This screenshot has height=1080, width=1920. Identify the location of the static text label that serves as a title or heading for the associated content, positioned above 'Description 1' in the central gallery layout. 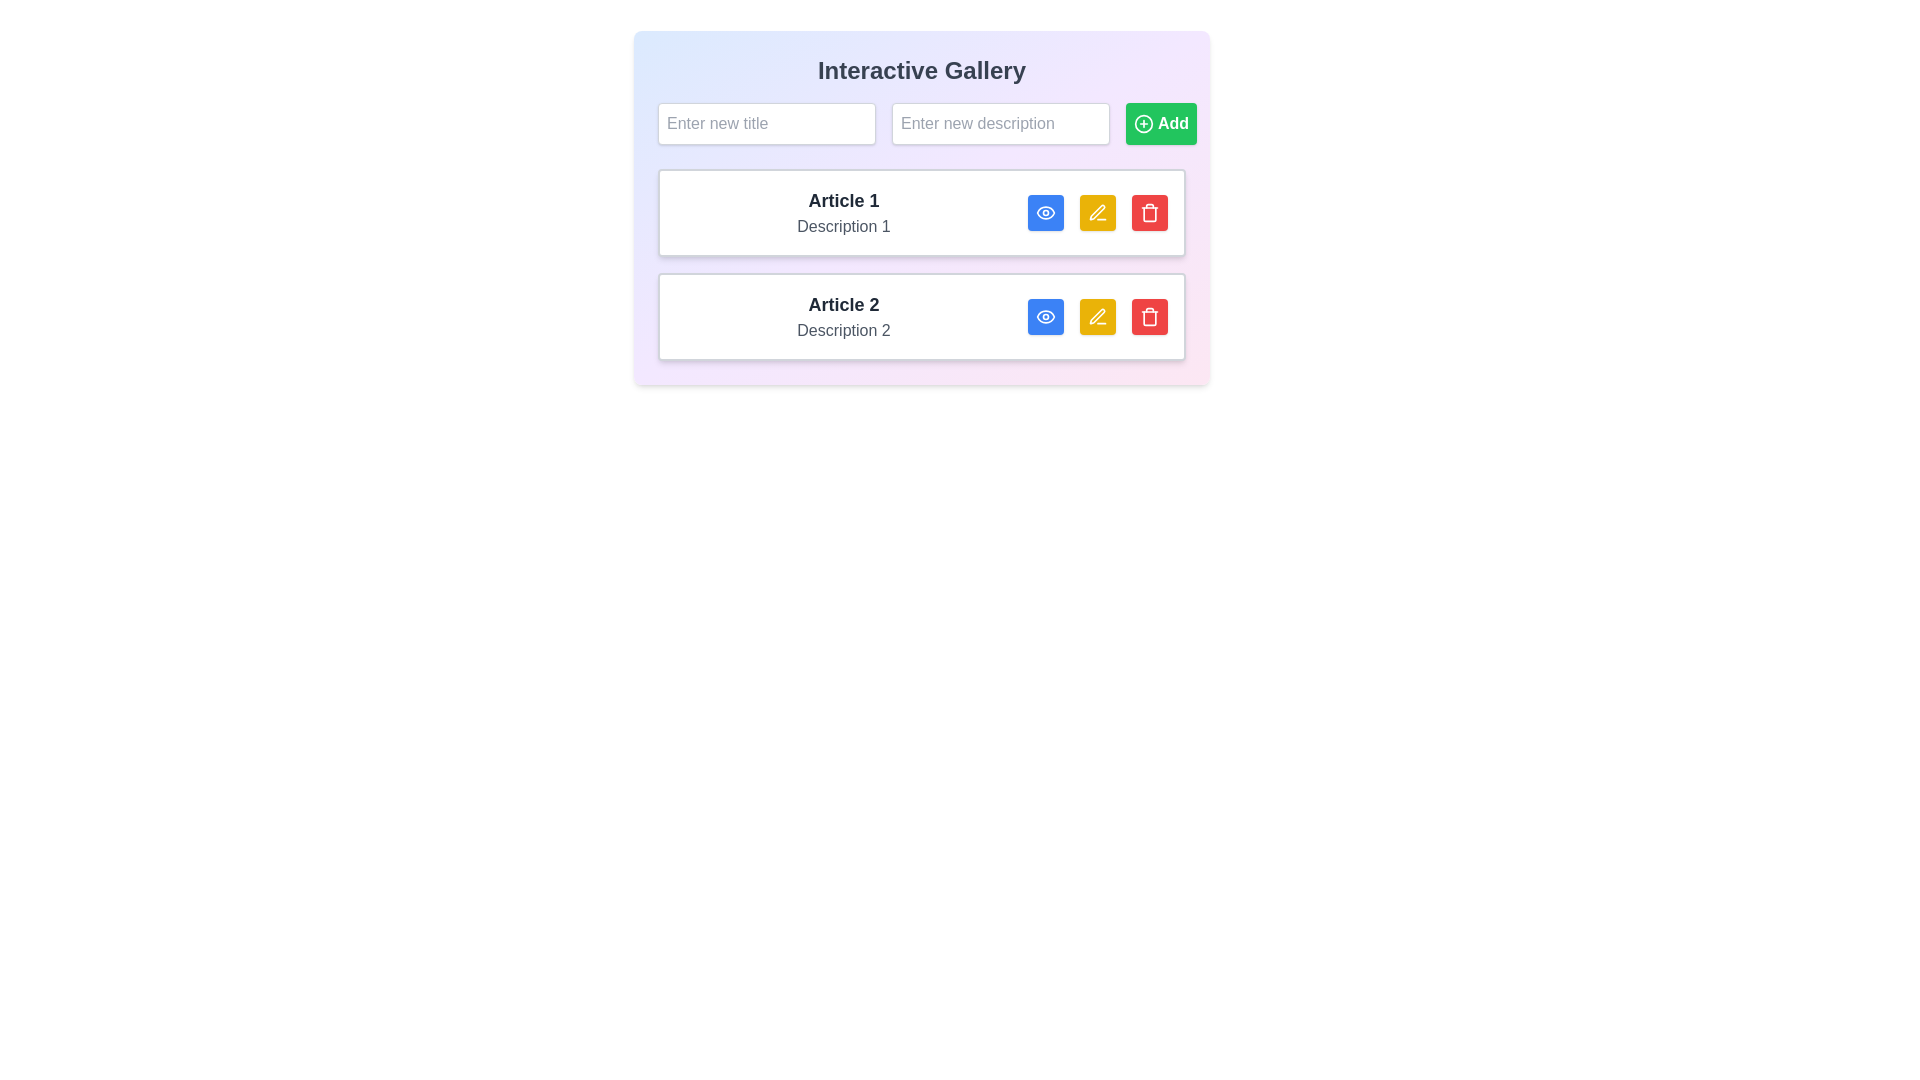
(844, 200).